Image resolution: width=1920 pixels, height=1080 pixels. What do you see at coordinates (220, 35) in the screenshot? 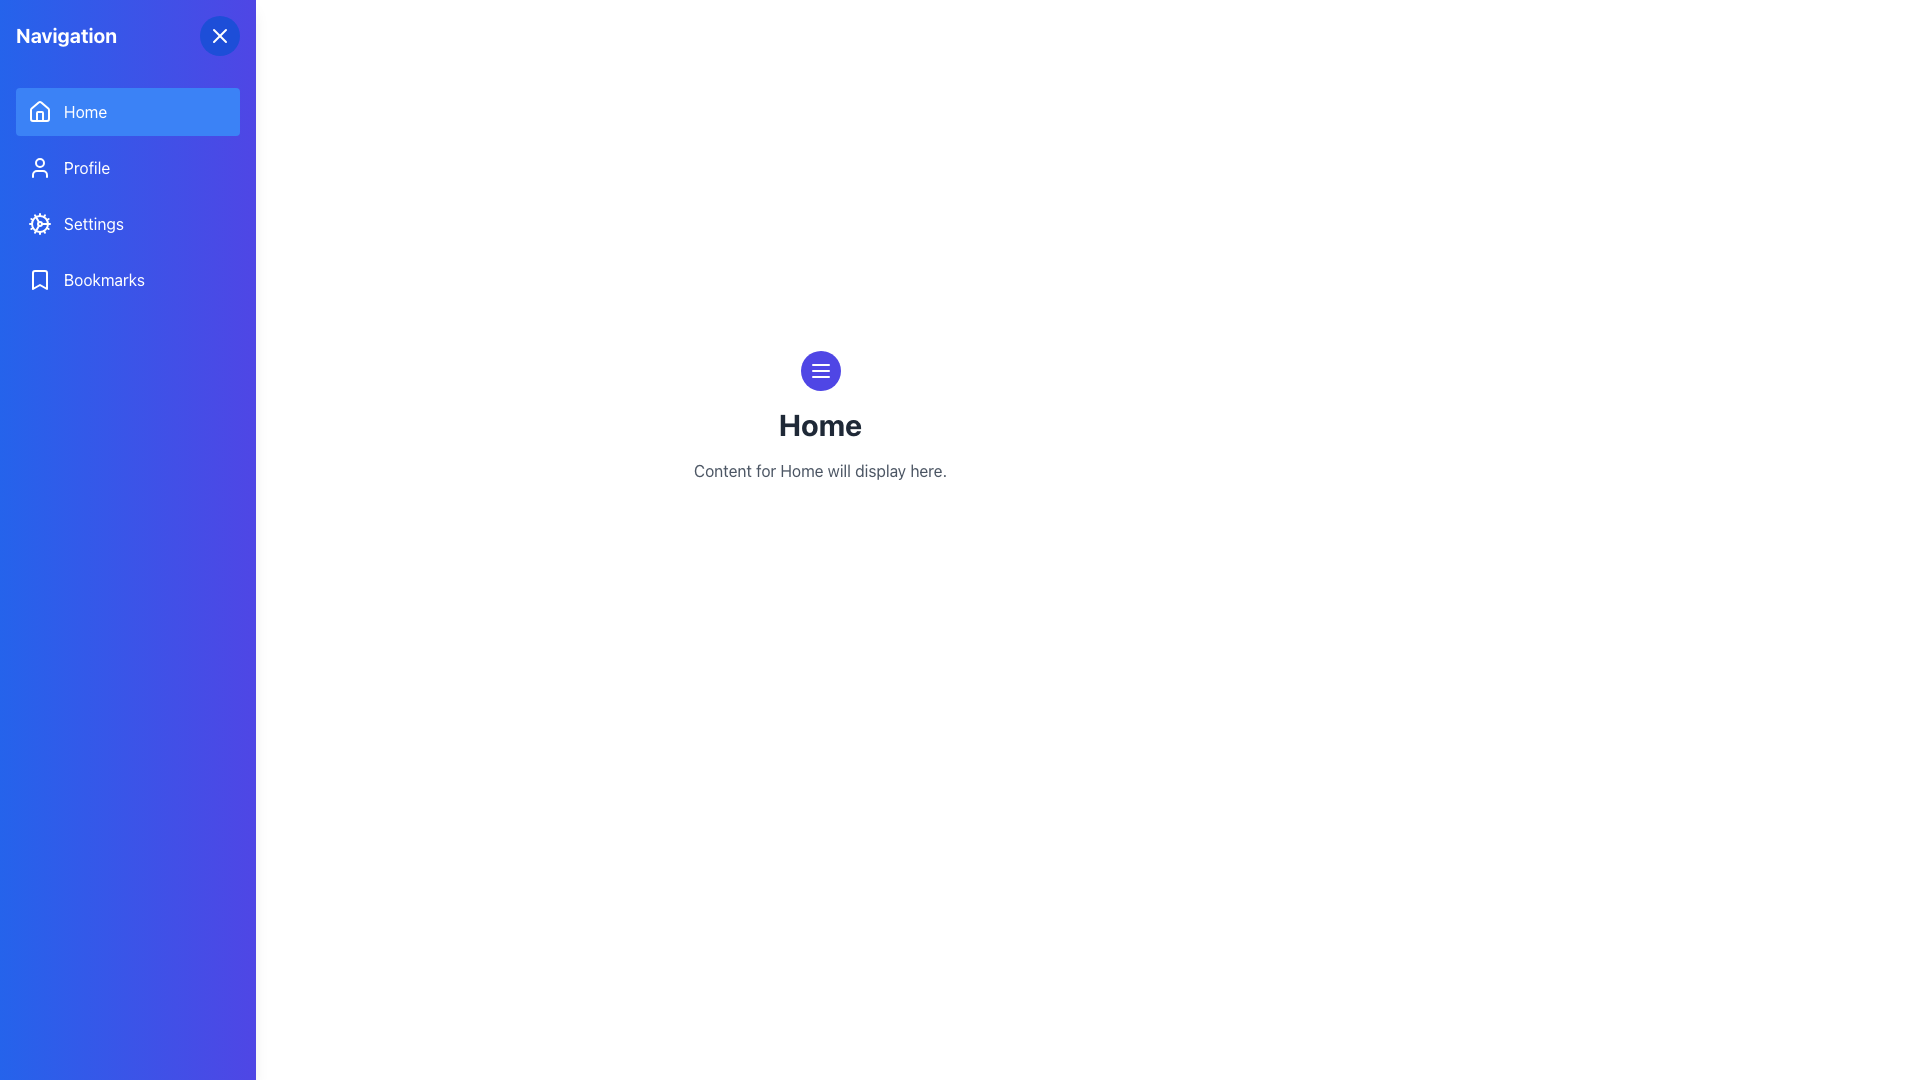
I see `the circular blue button with a white 'X' icon located in the top-right corner of the navigation bar` at bounding box center [220, 35].